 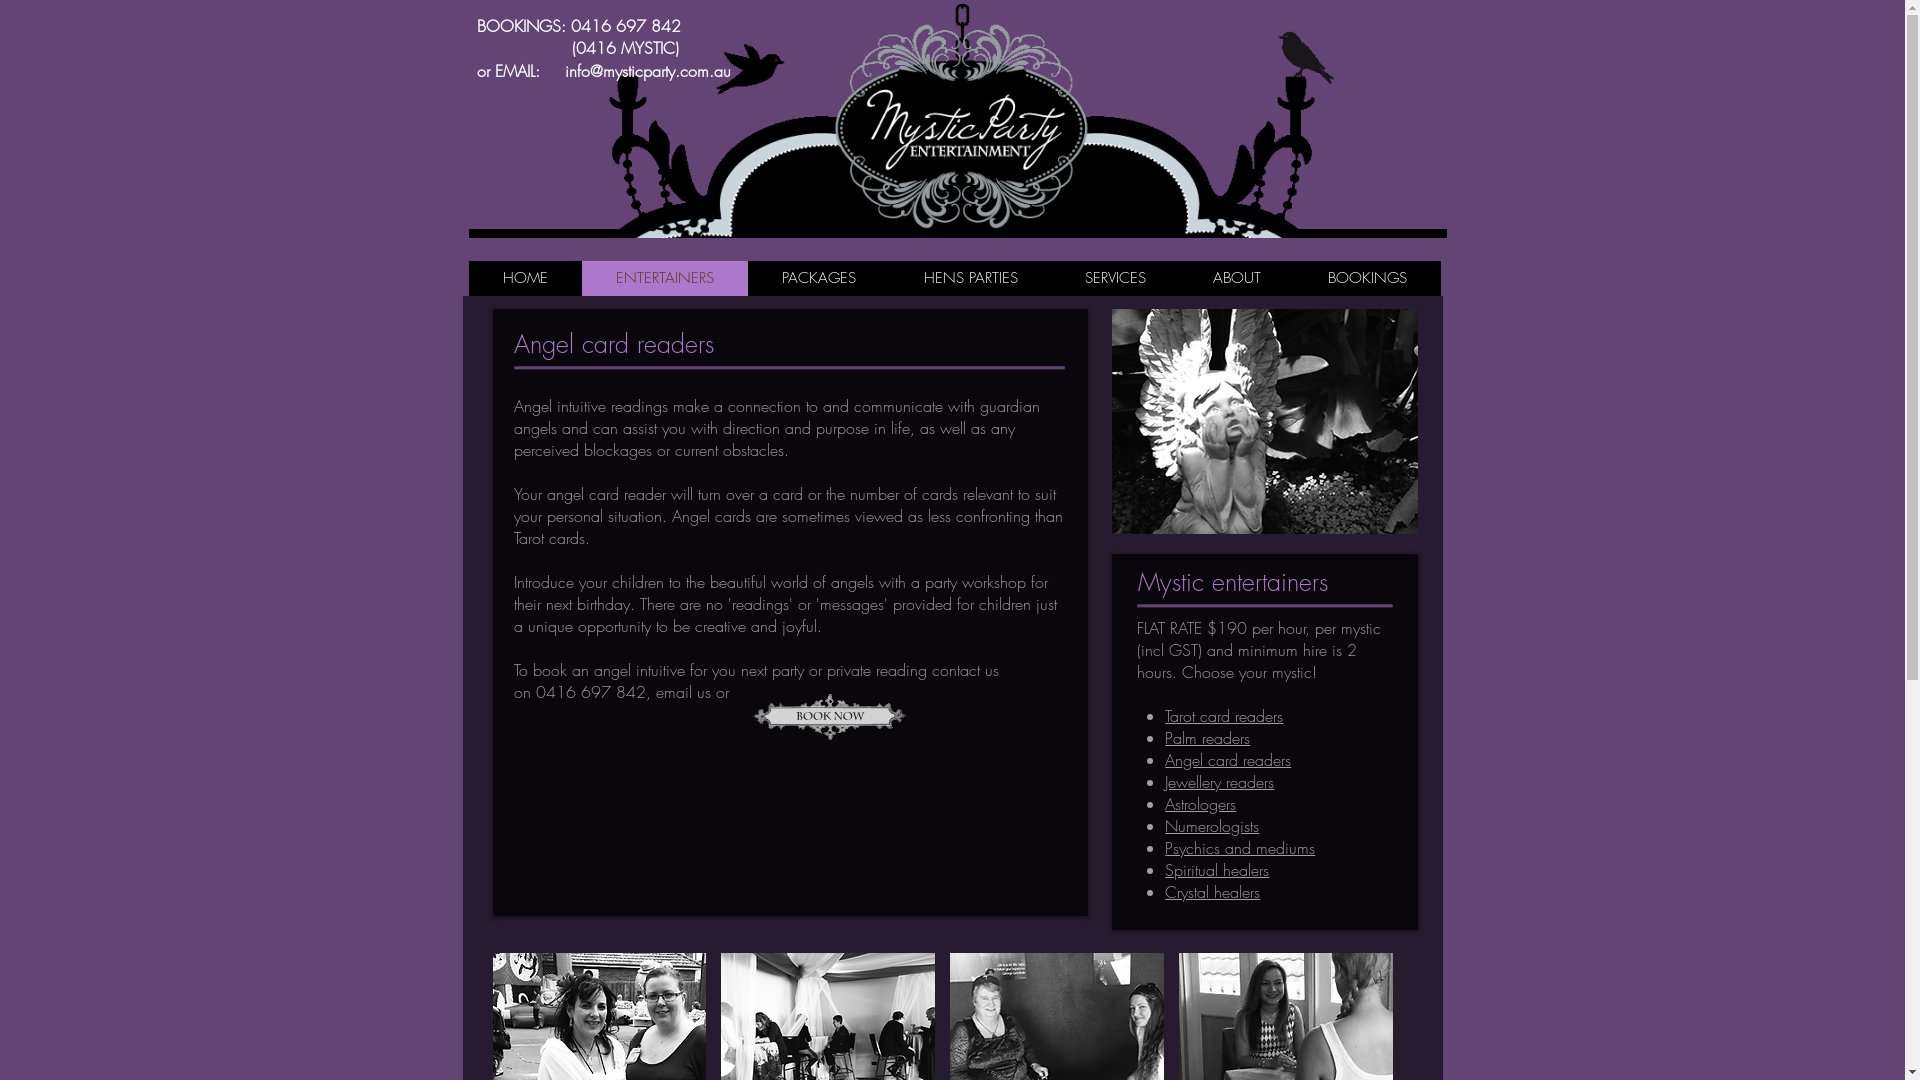 What do you see at coordinates (1366, 278) in the screenshot?
I see `'BOOKINGS'` at bounding box center [1366, 278].